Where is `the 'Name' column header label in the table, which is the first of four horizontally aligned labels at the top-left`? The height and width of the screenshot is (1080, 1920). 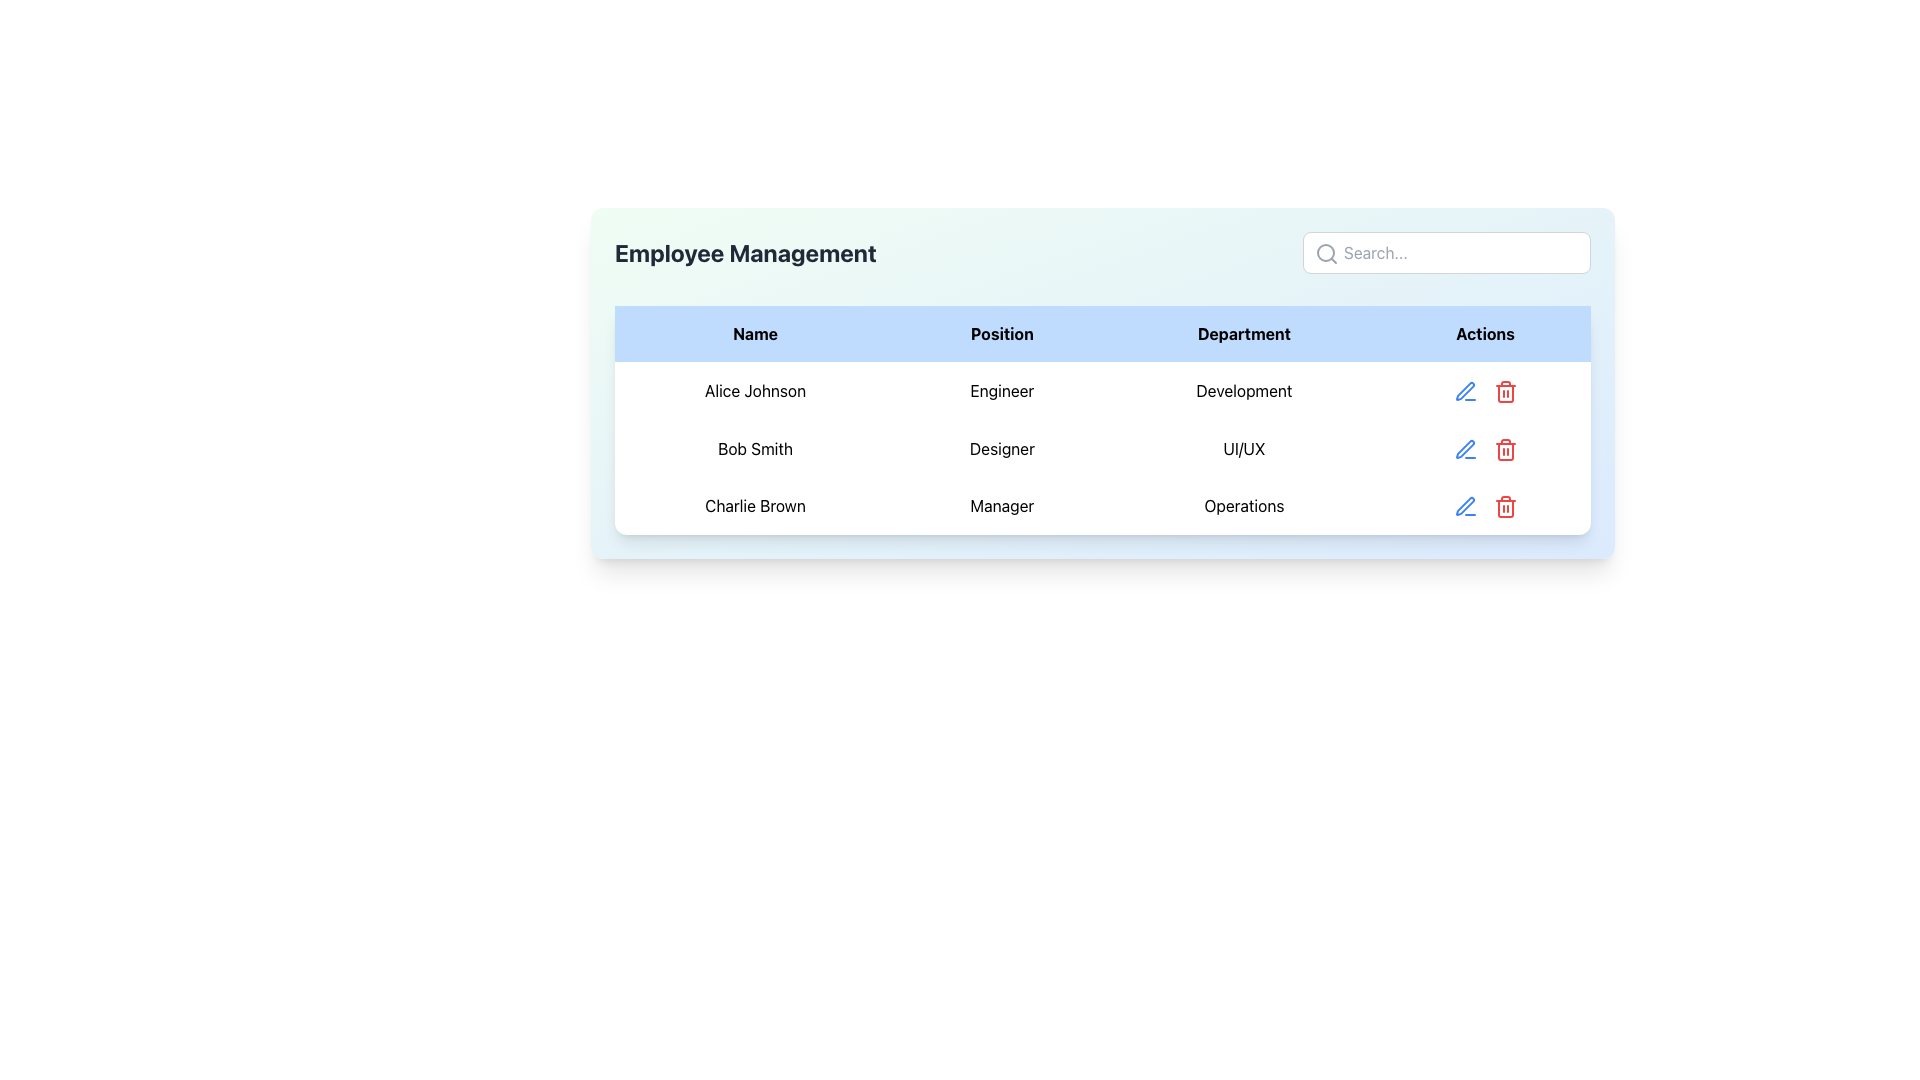
the 'Name' column header label in the table, which is the first of four horizontally aligned labels at the top-left is located at coordinates (754, 333).